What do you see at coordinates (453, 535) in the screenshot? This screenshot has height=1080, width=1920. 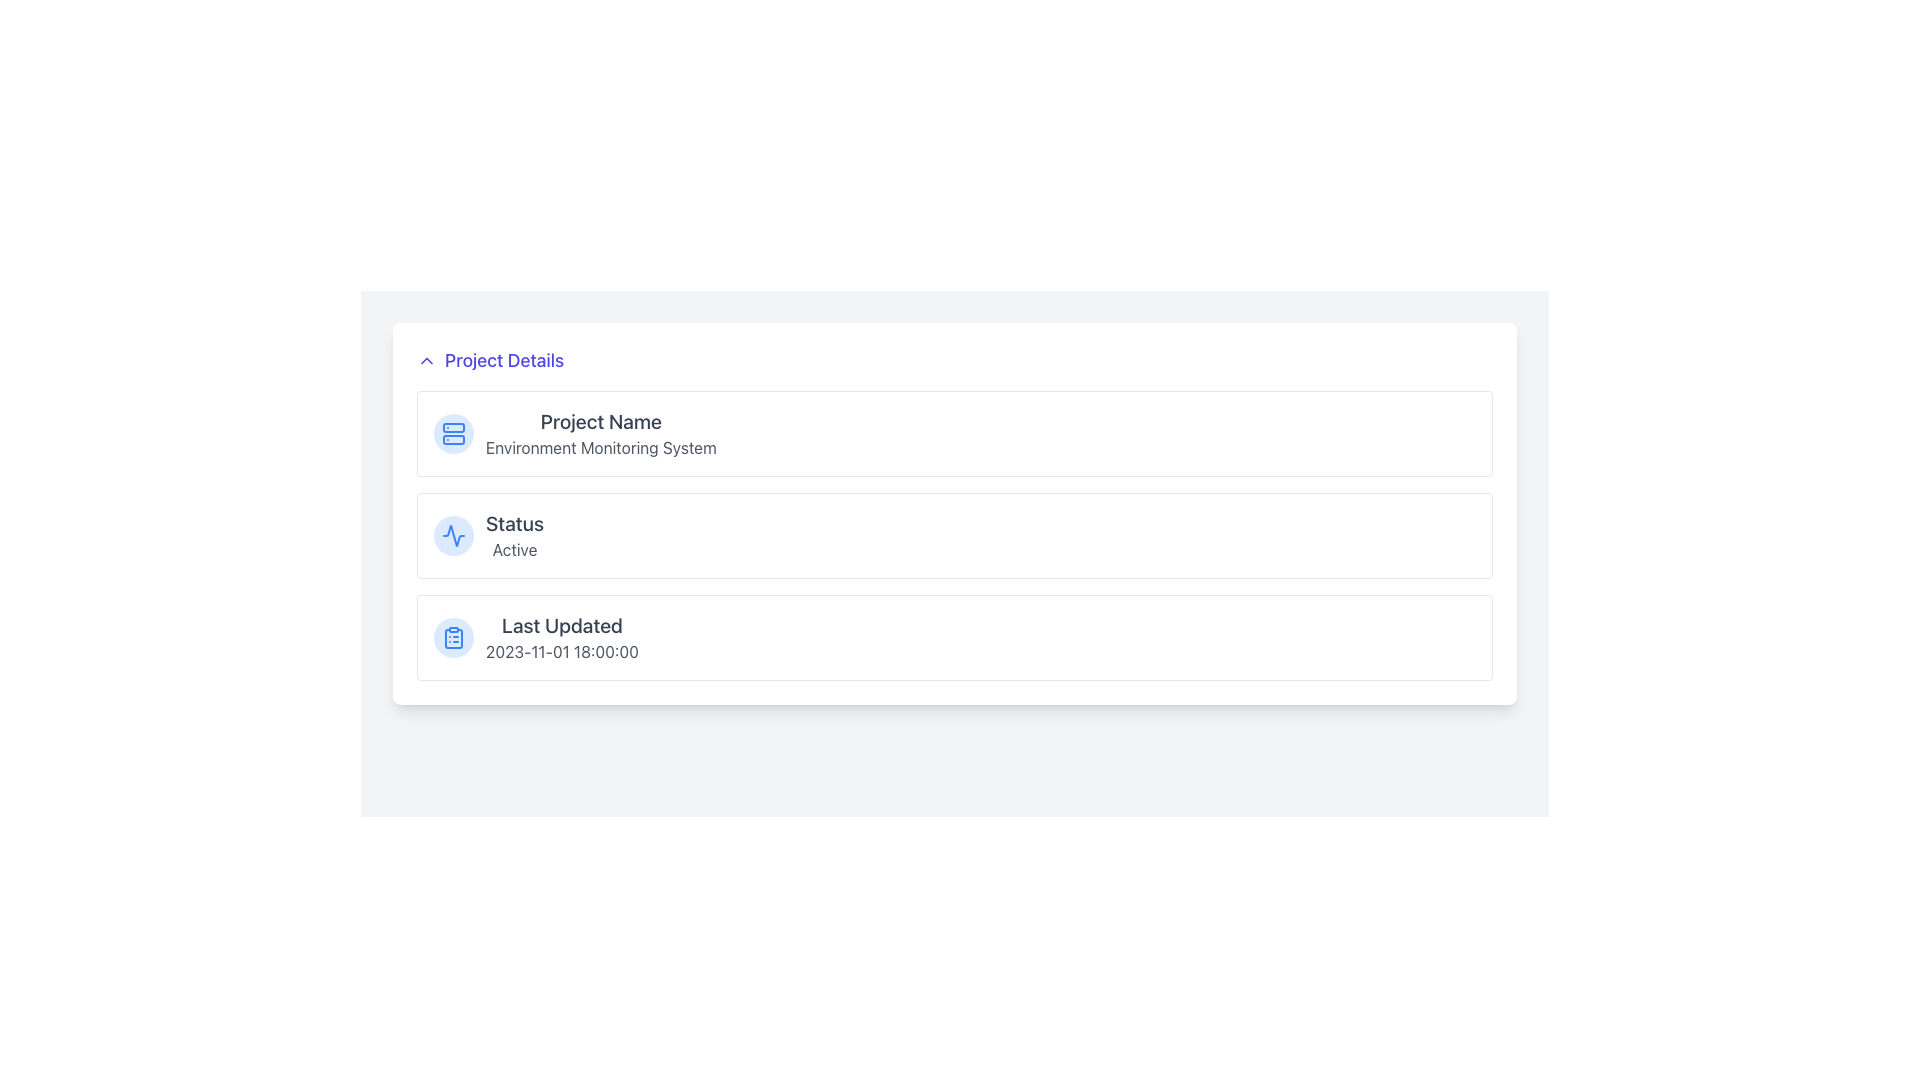 I see `the SVG icon representing an activity or status in the middle of the layout, which is part of a group of similar icons` at bounding box center [453, 535].